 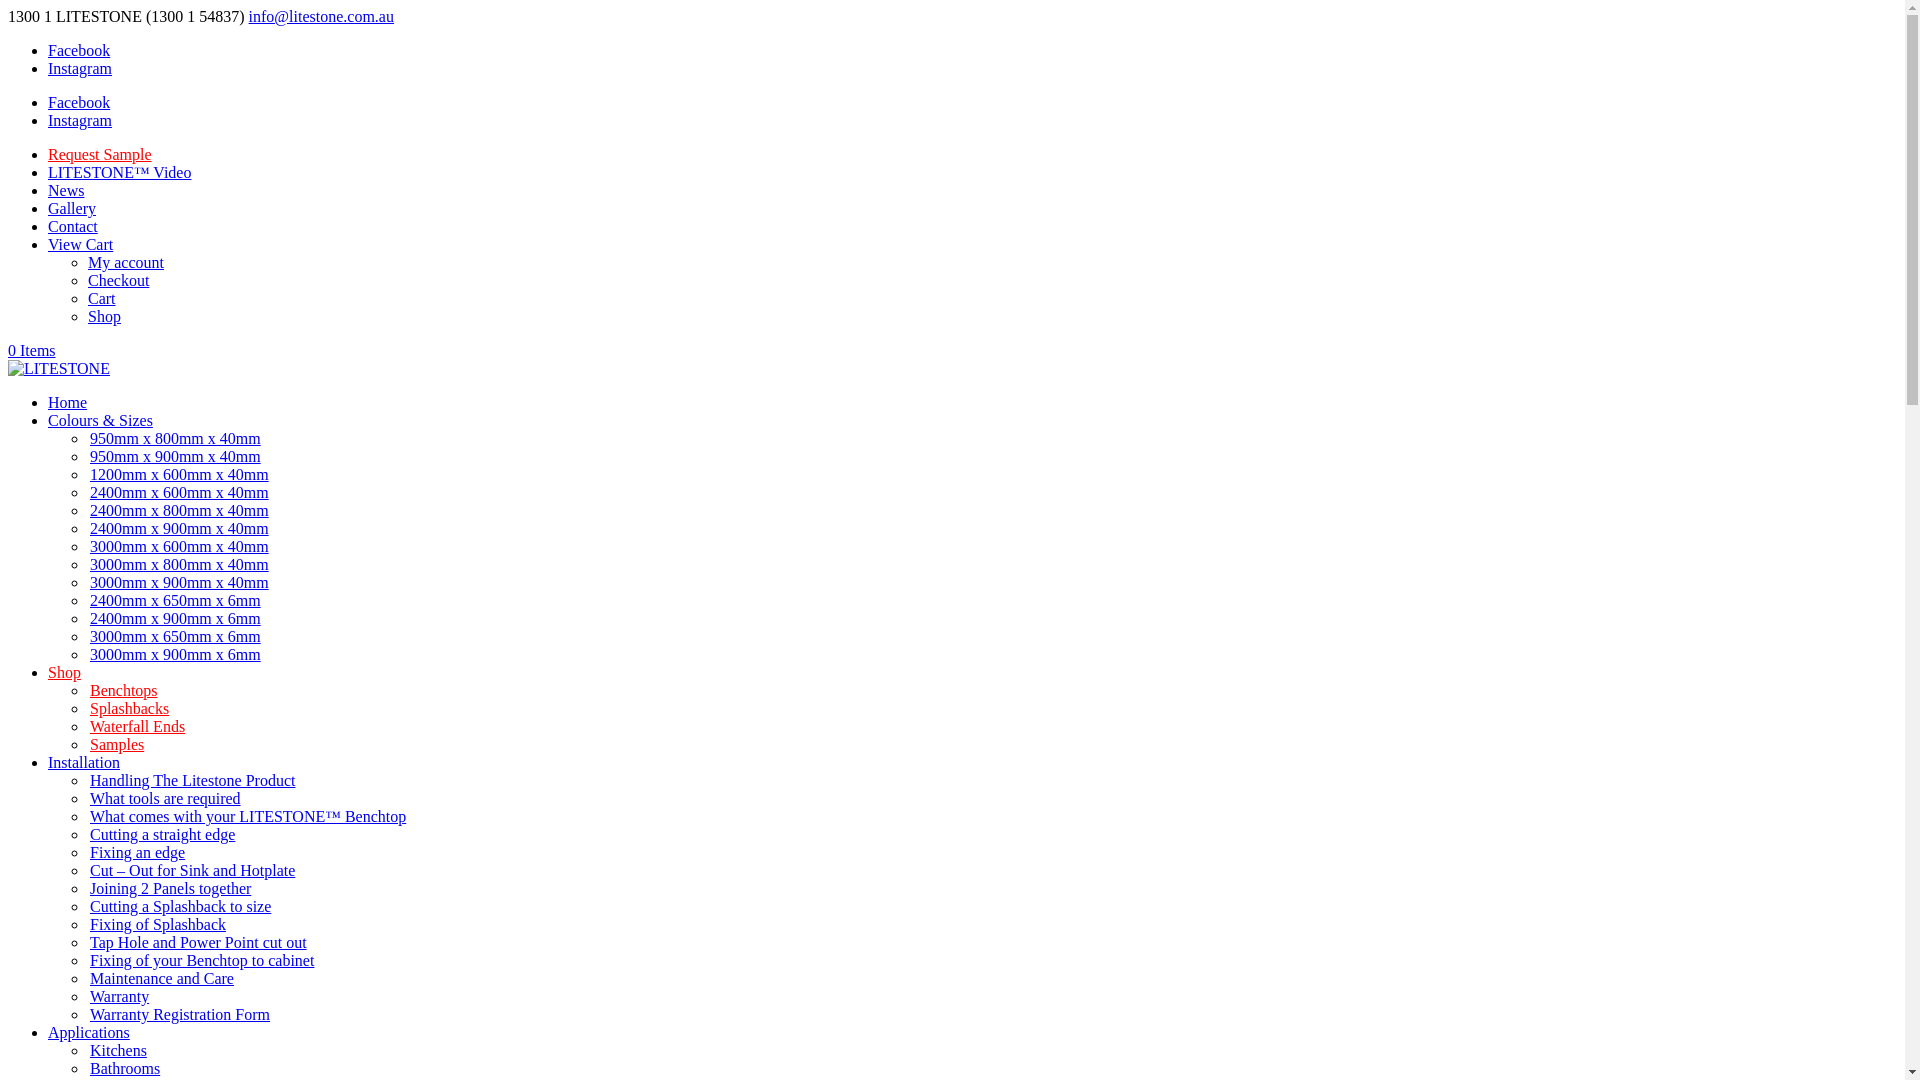 What do you see at coordinates (175, 654) in the screenshot?
I see `'3000mm x 900mm x 6mm'` at bounding box center [175, 654].